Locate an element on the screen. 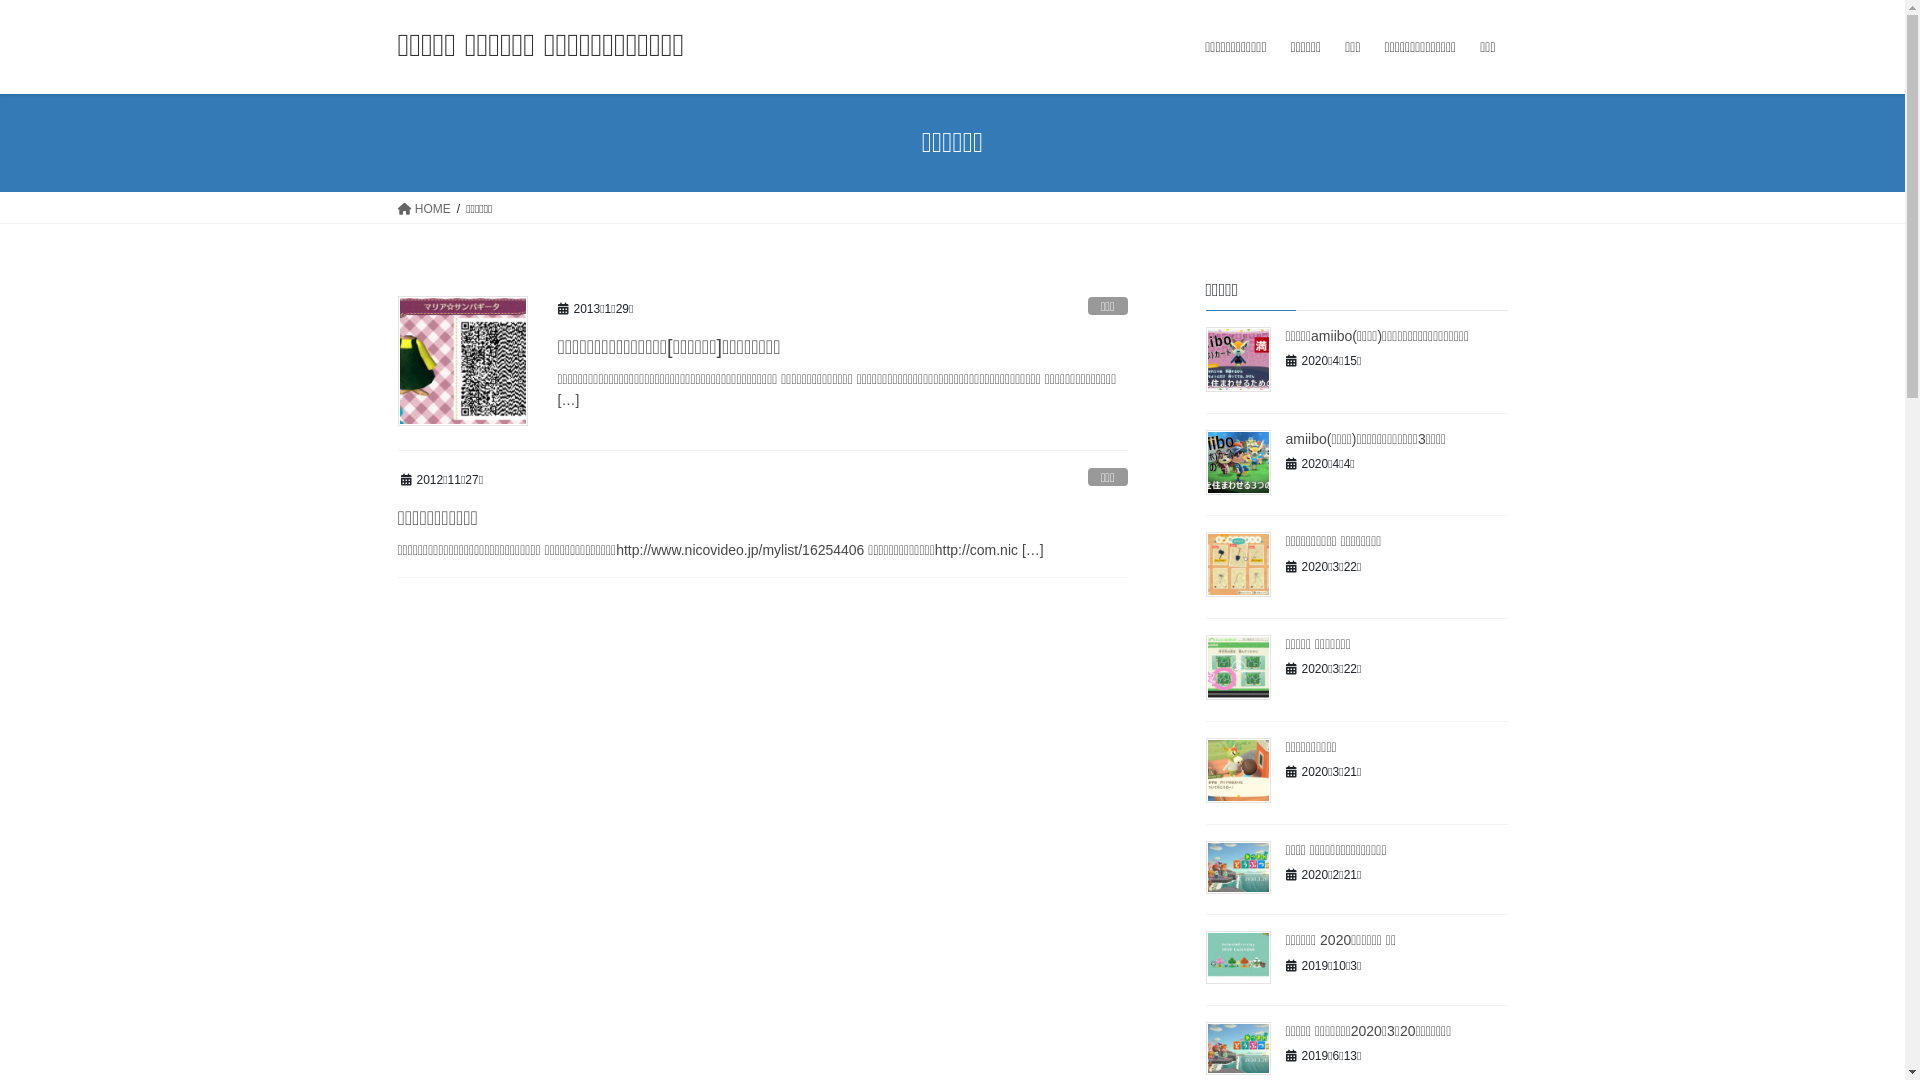 The height and width of the screenshot is (1080, 1920). 'HOME' is located at coordinates (423, 208).